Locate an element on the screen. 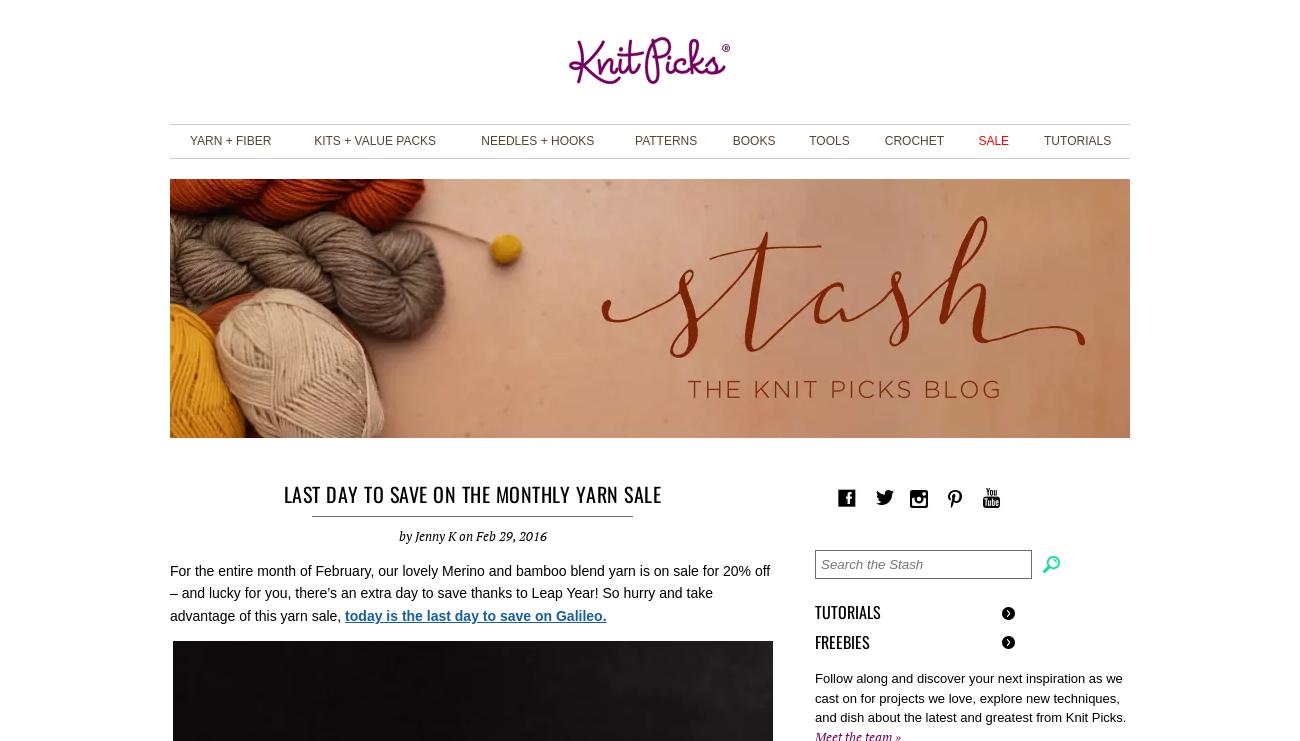 This screenshot has height=741, width=1300. 'Bulky' is located at coordinates (190, 333).